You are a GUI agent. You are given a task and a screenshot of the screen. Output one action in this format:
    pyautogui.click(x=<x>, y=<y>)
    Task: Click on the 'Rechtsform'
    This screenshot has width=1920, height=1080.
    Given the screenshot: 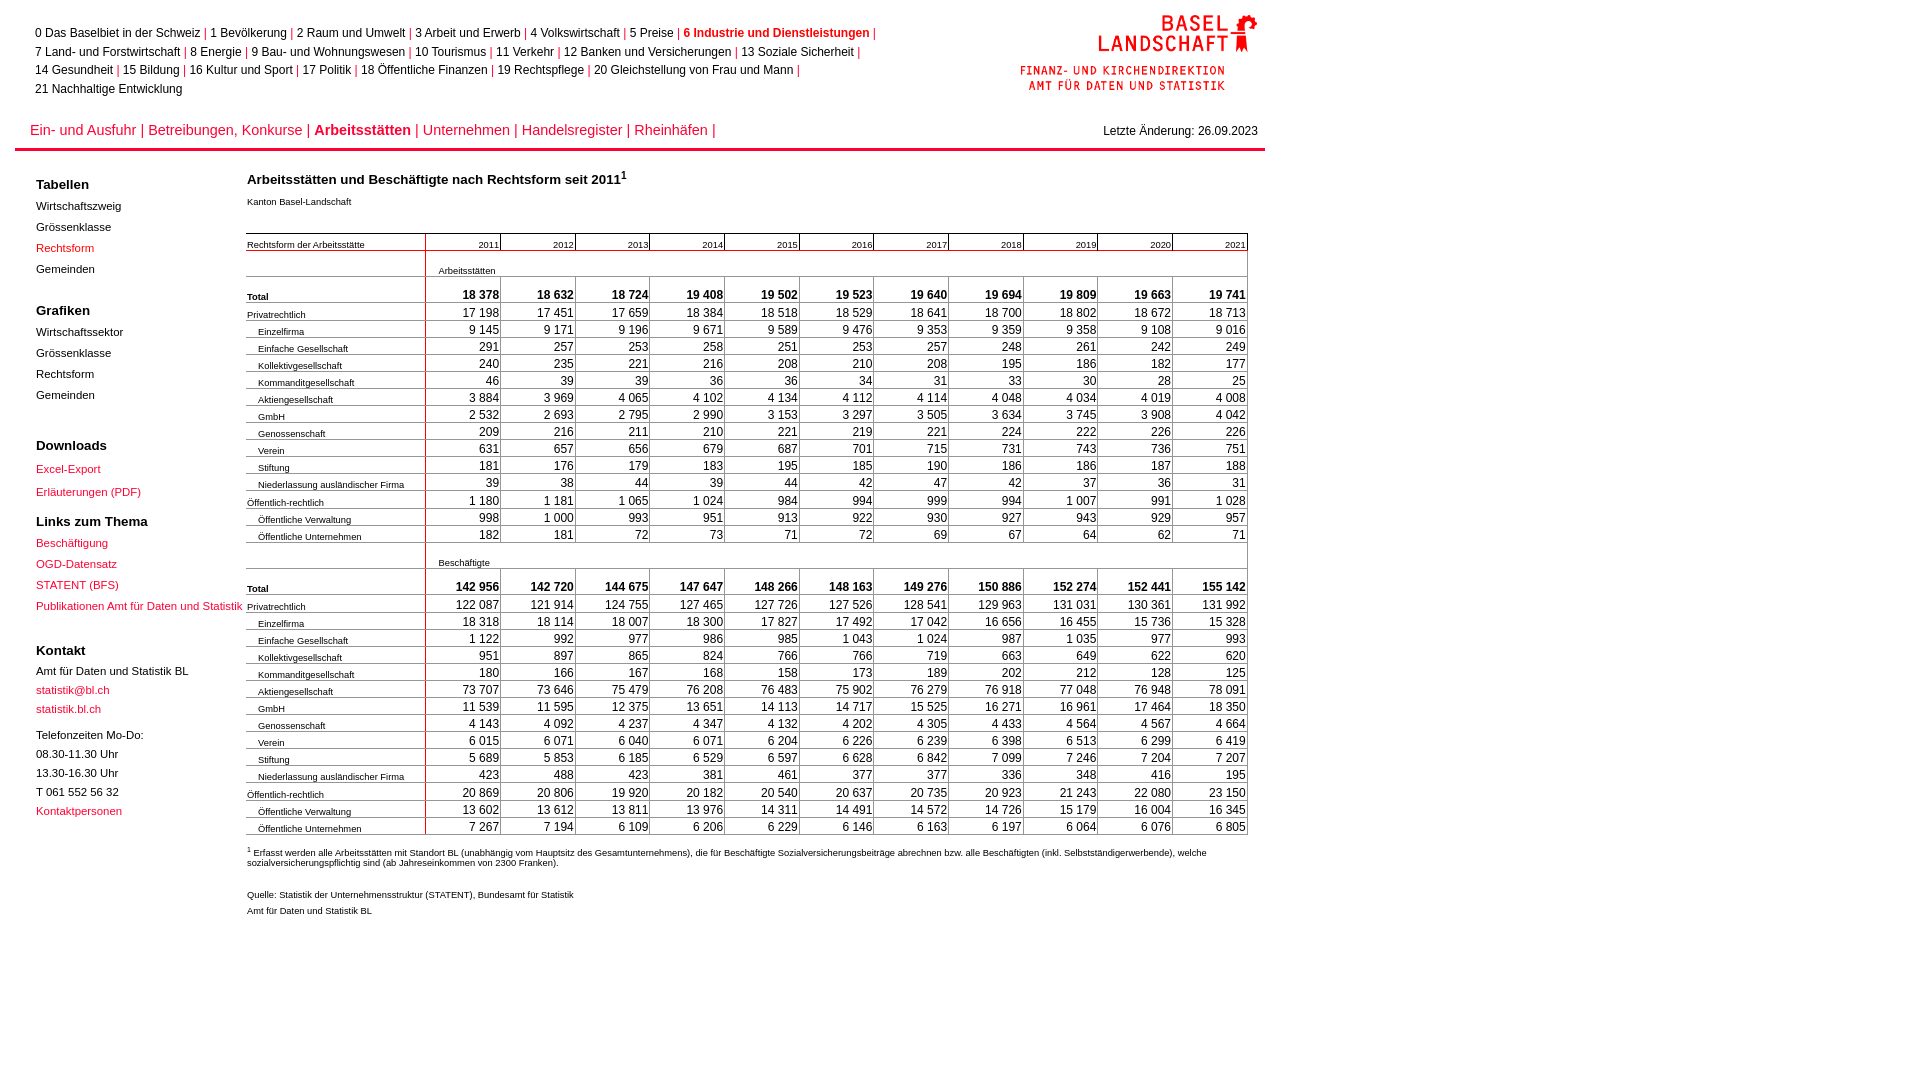 What is the action you would take?
    pyautogui.click(x=65, y=246)
    